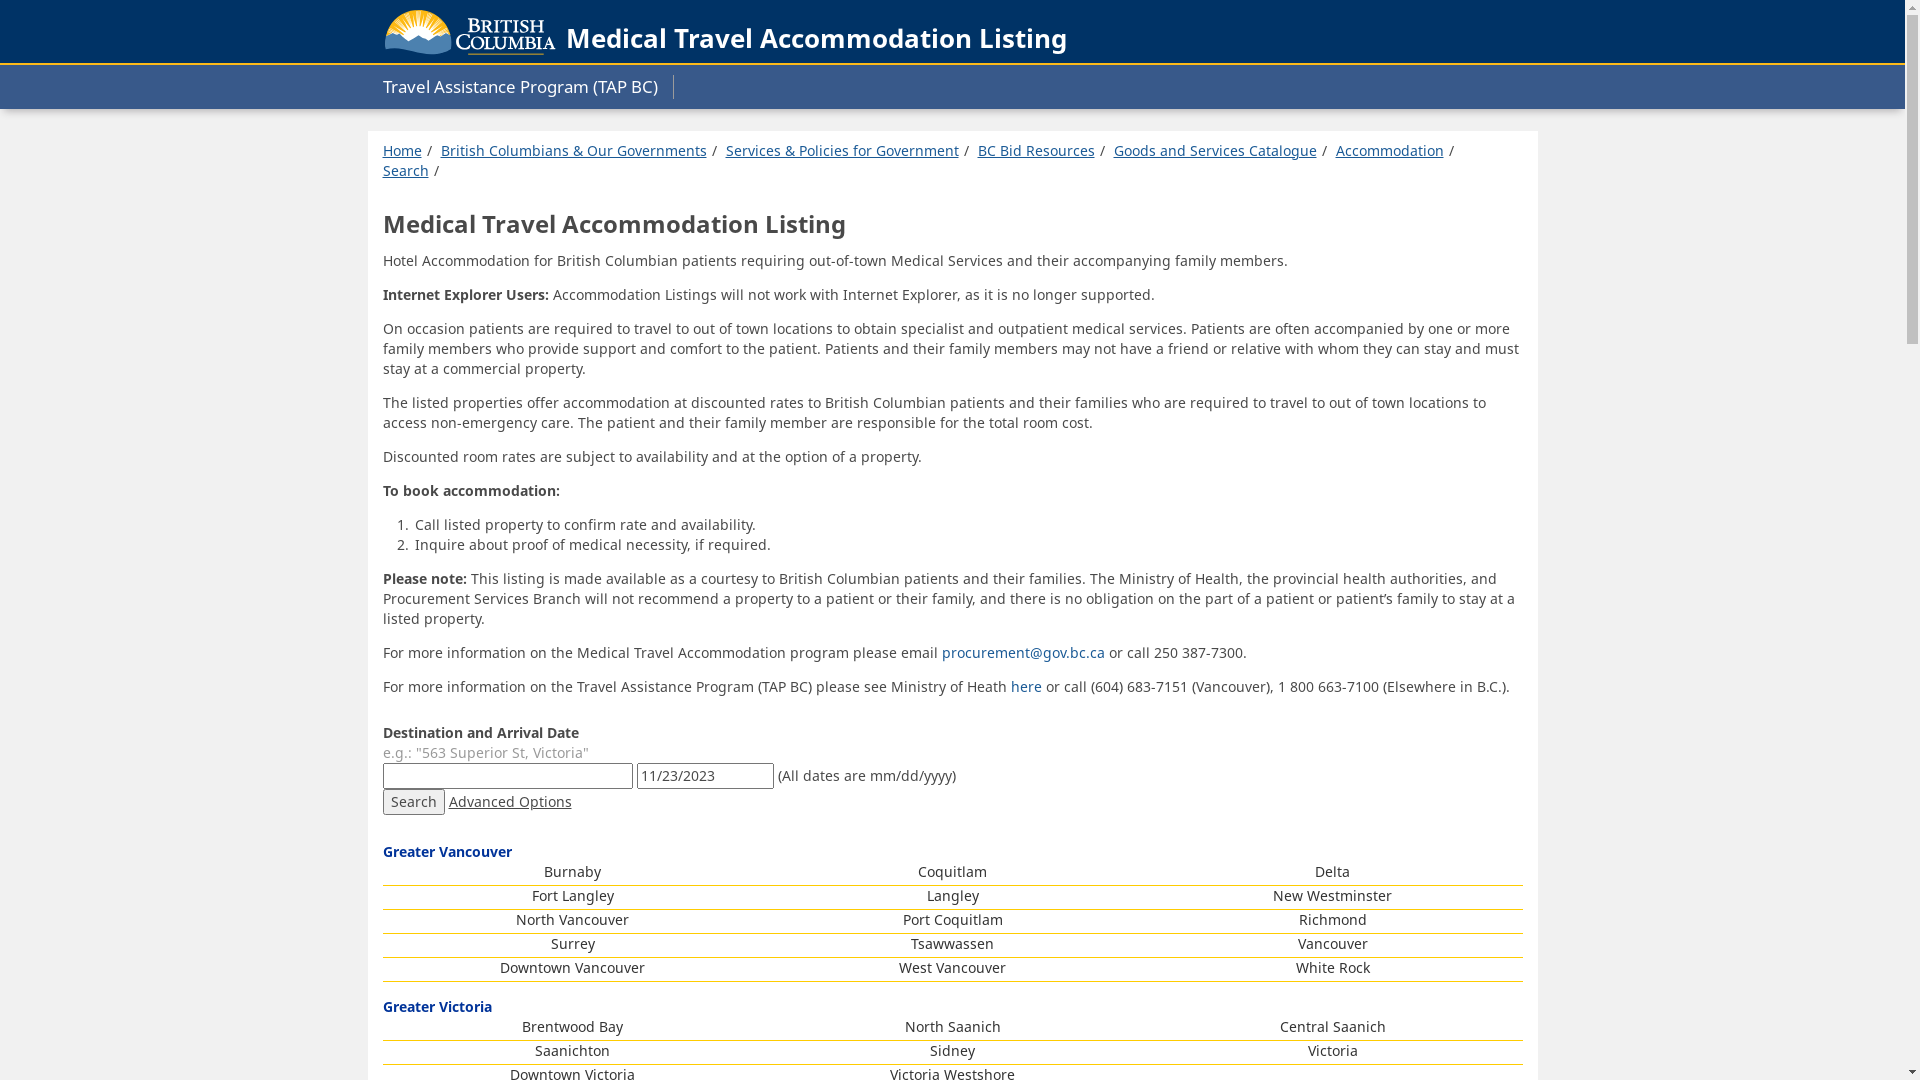  What do you see at coordinates (1333, 943) in the screenshot?
I see `'Vancouver'` at bounding box center [1333, 943].